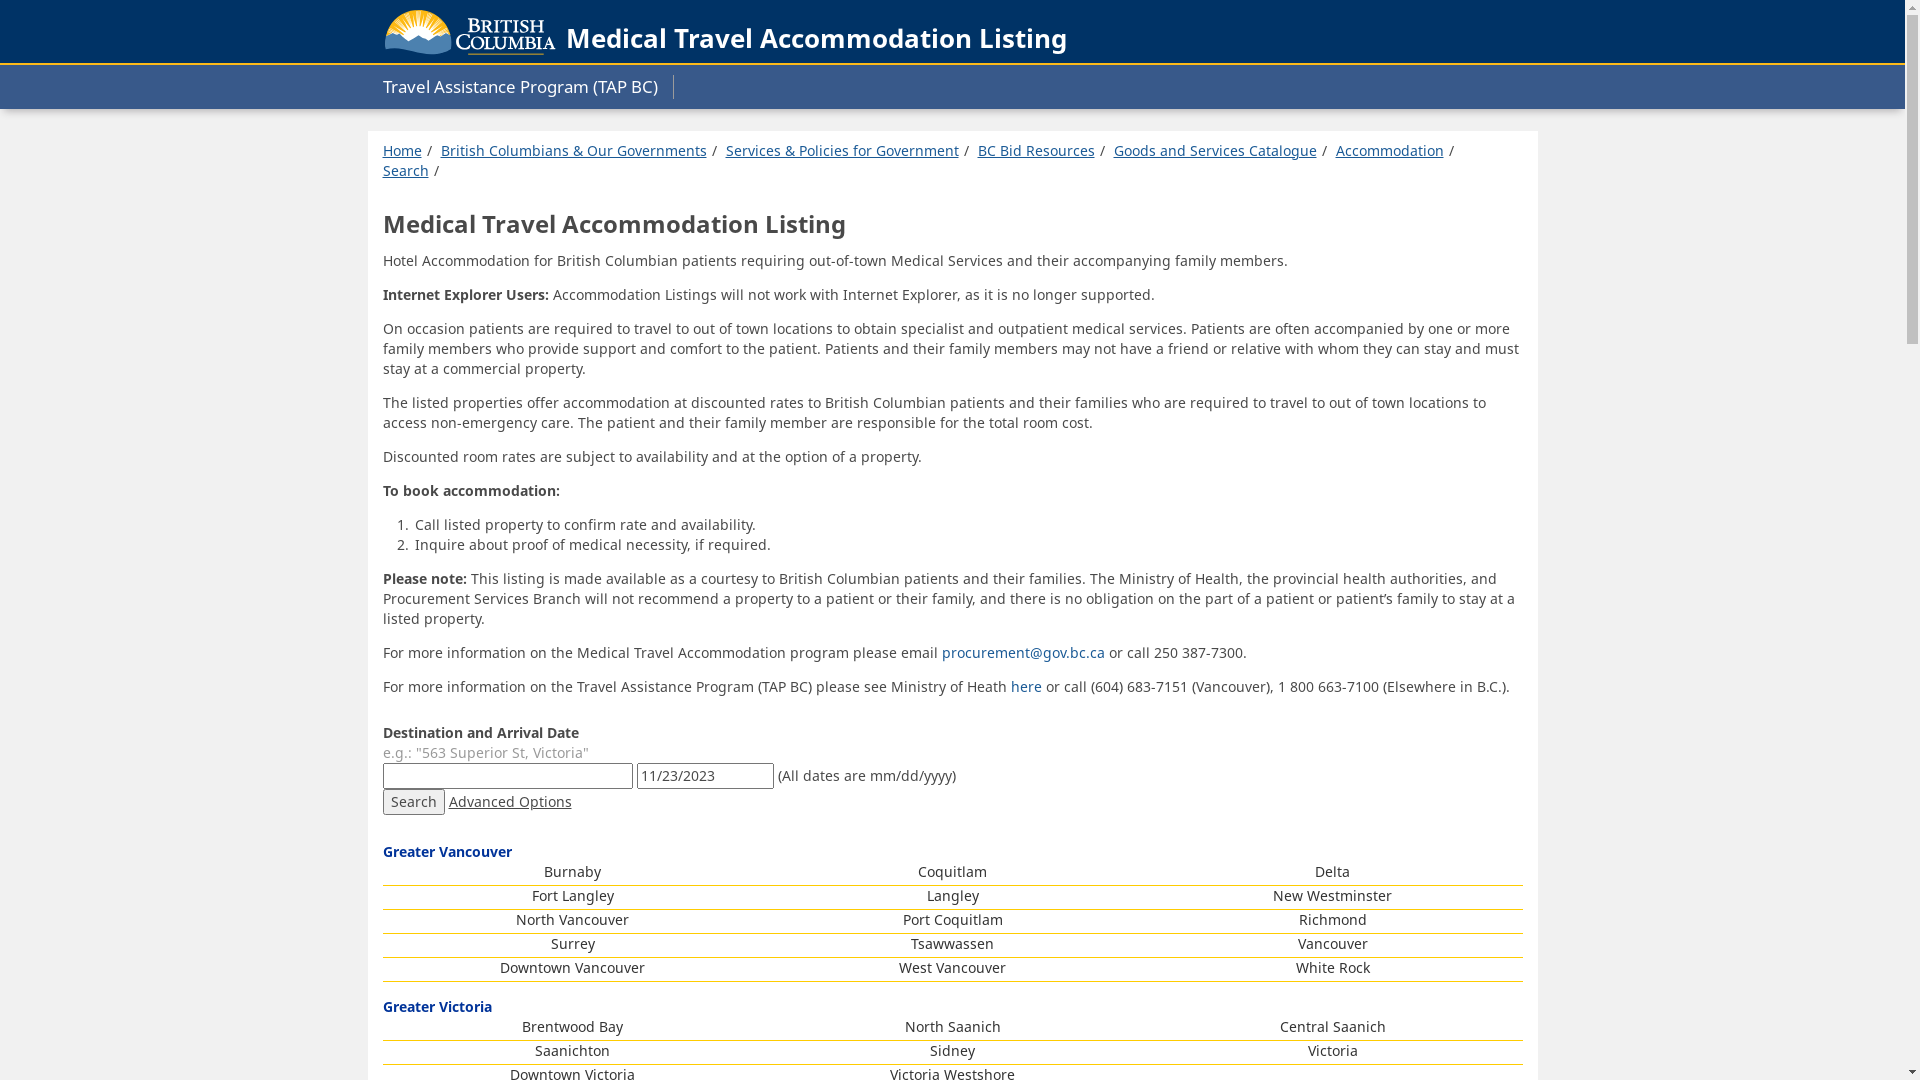  What do you see at coordinates (1333, 943) in the screenshot?
I see `'Vancouver'` at bounding box center [1333, 943].